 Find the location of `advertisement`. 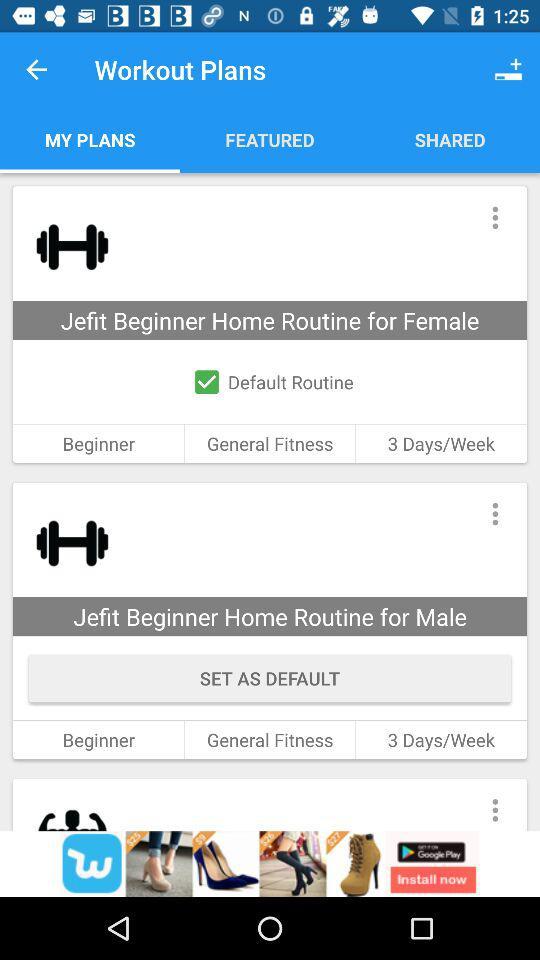

advertisement is located at coordinates (270, 863).